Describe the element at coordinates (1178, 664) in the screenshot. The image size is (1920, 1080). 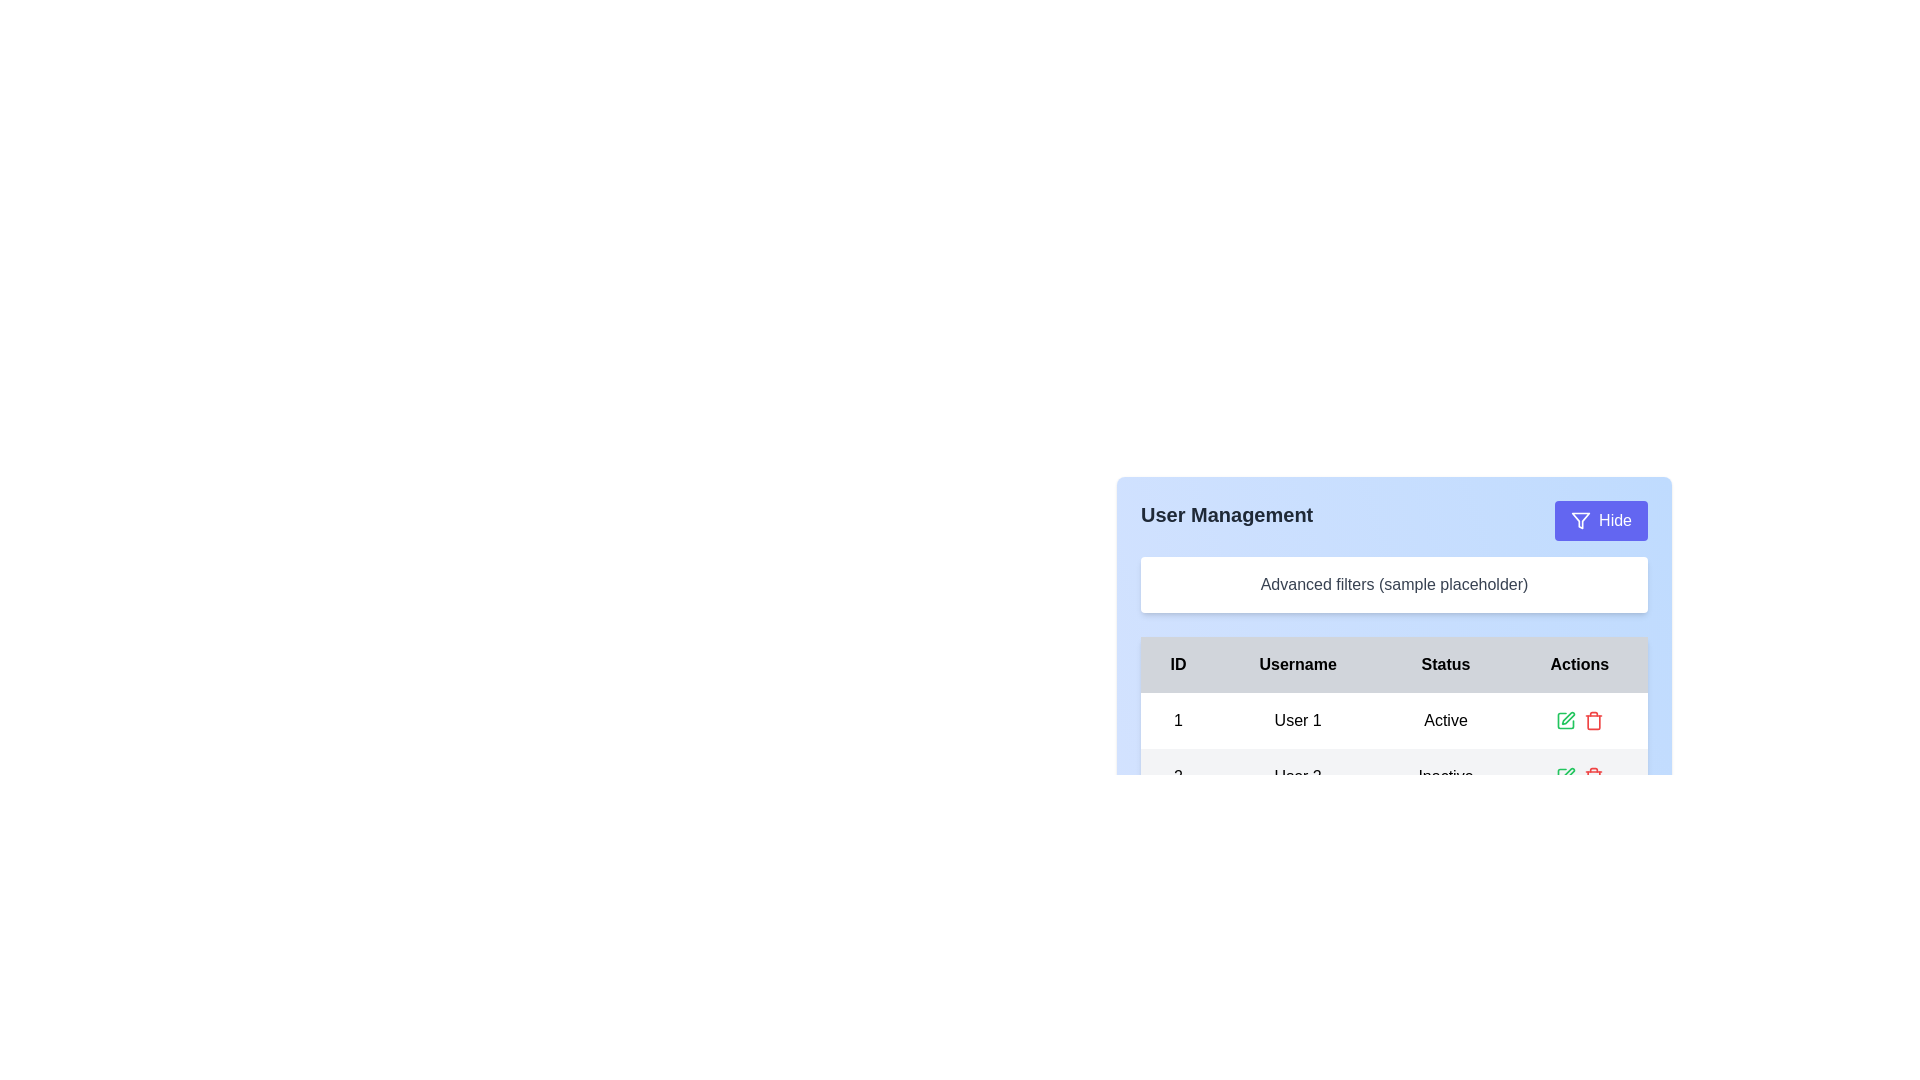
I see `the 'ID' column header, which is a bold black text on a light gray background located at the leftmost side of the table header row` at that location.